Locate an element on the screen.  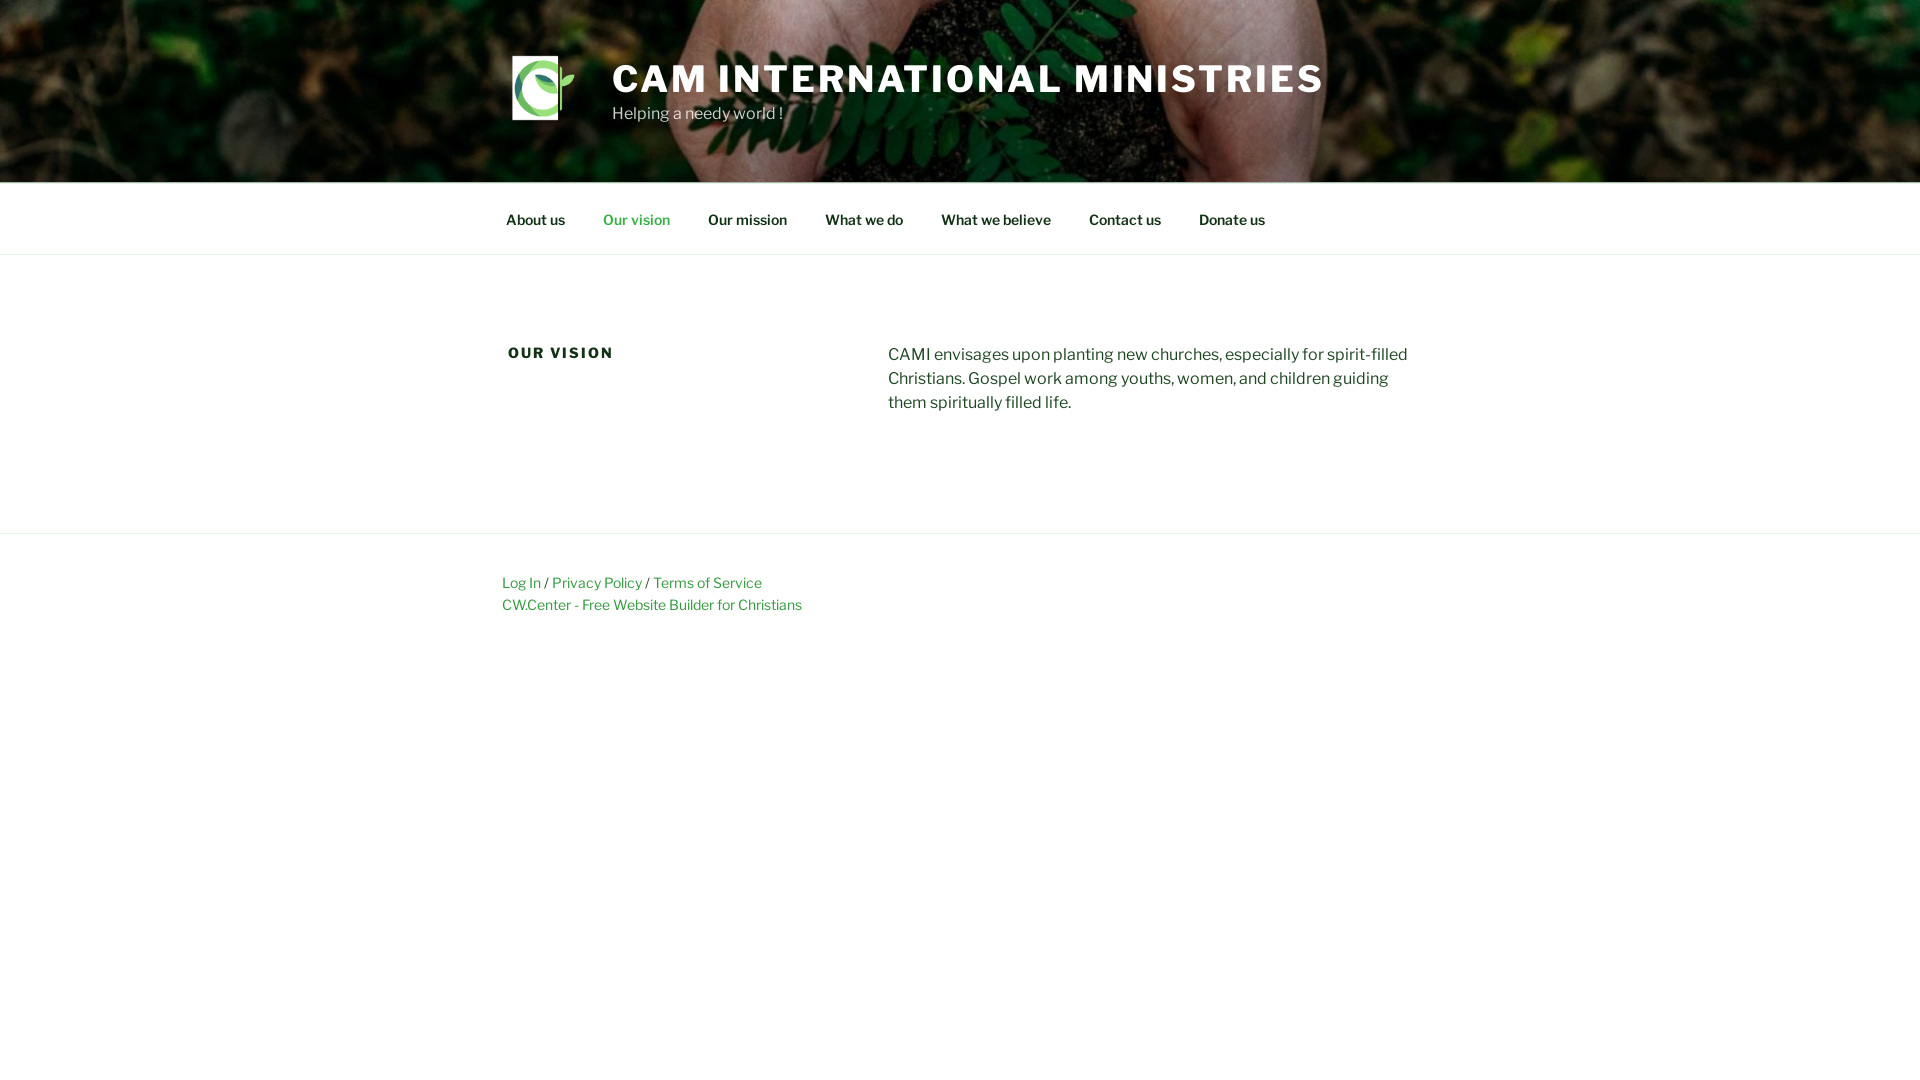
'Donate us' is located at coordinates (1230, 218).